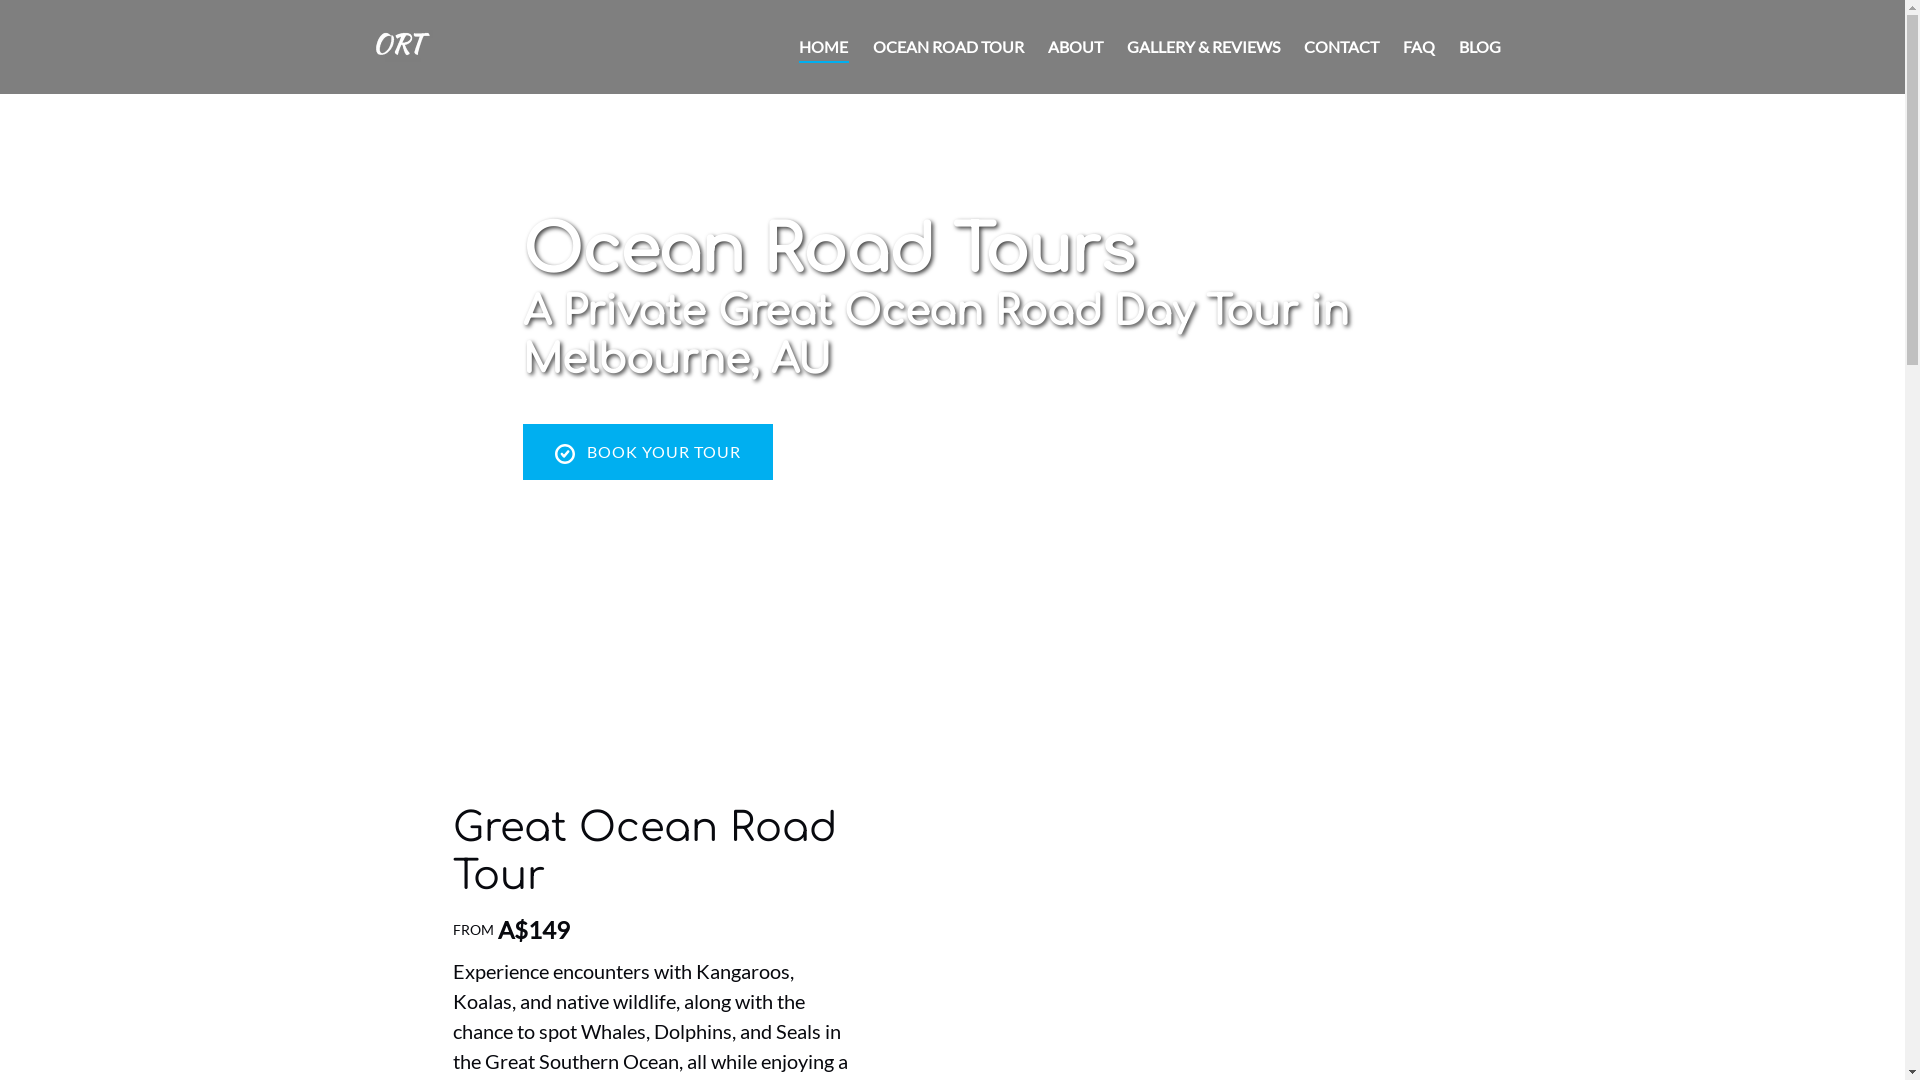 The width and height of the screenshot is (1920, 1080). Describe the element at coordinates (9, 22) in the screenshot. I see `'Skip to primary navigation'` at that location.